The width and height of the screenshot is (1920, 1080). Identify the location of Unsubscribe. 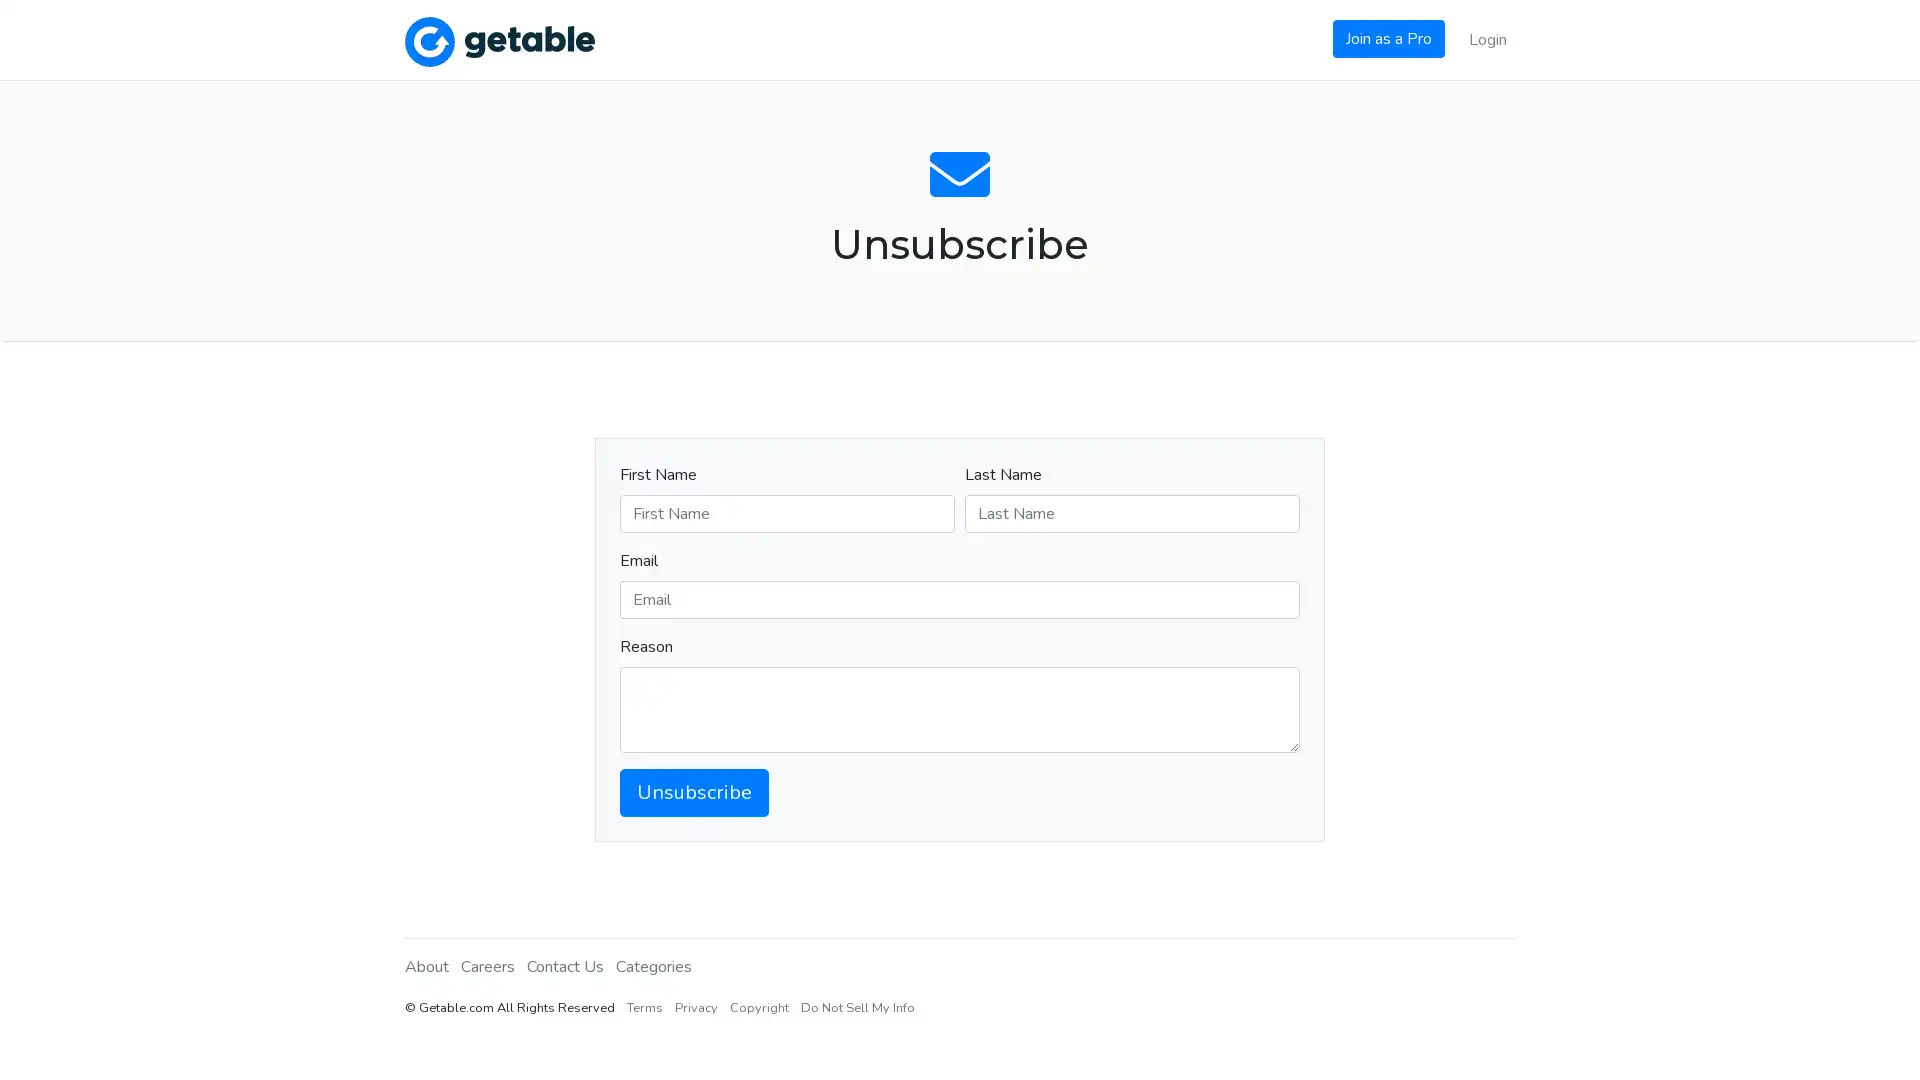
(694, 790).